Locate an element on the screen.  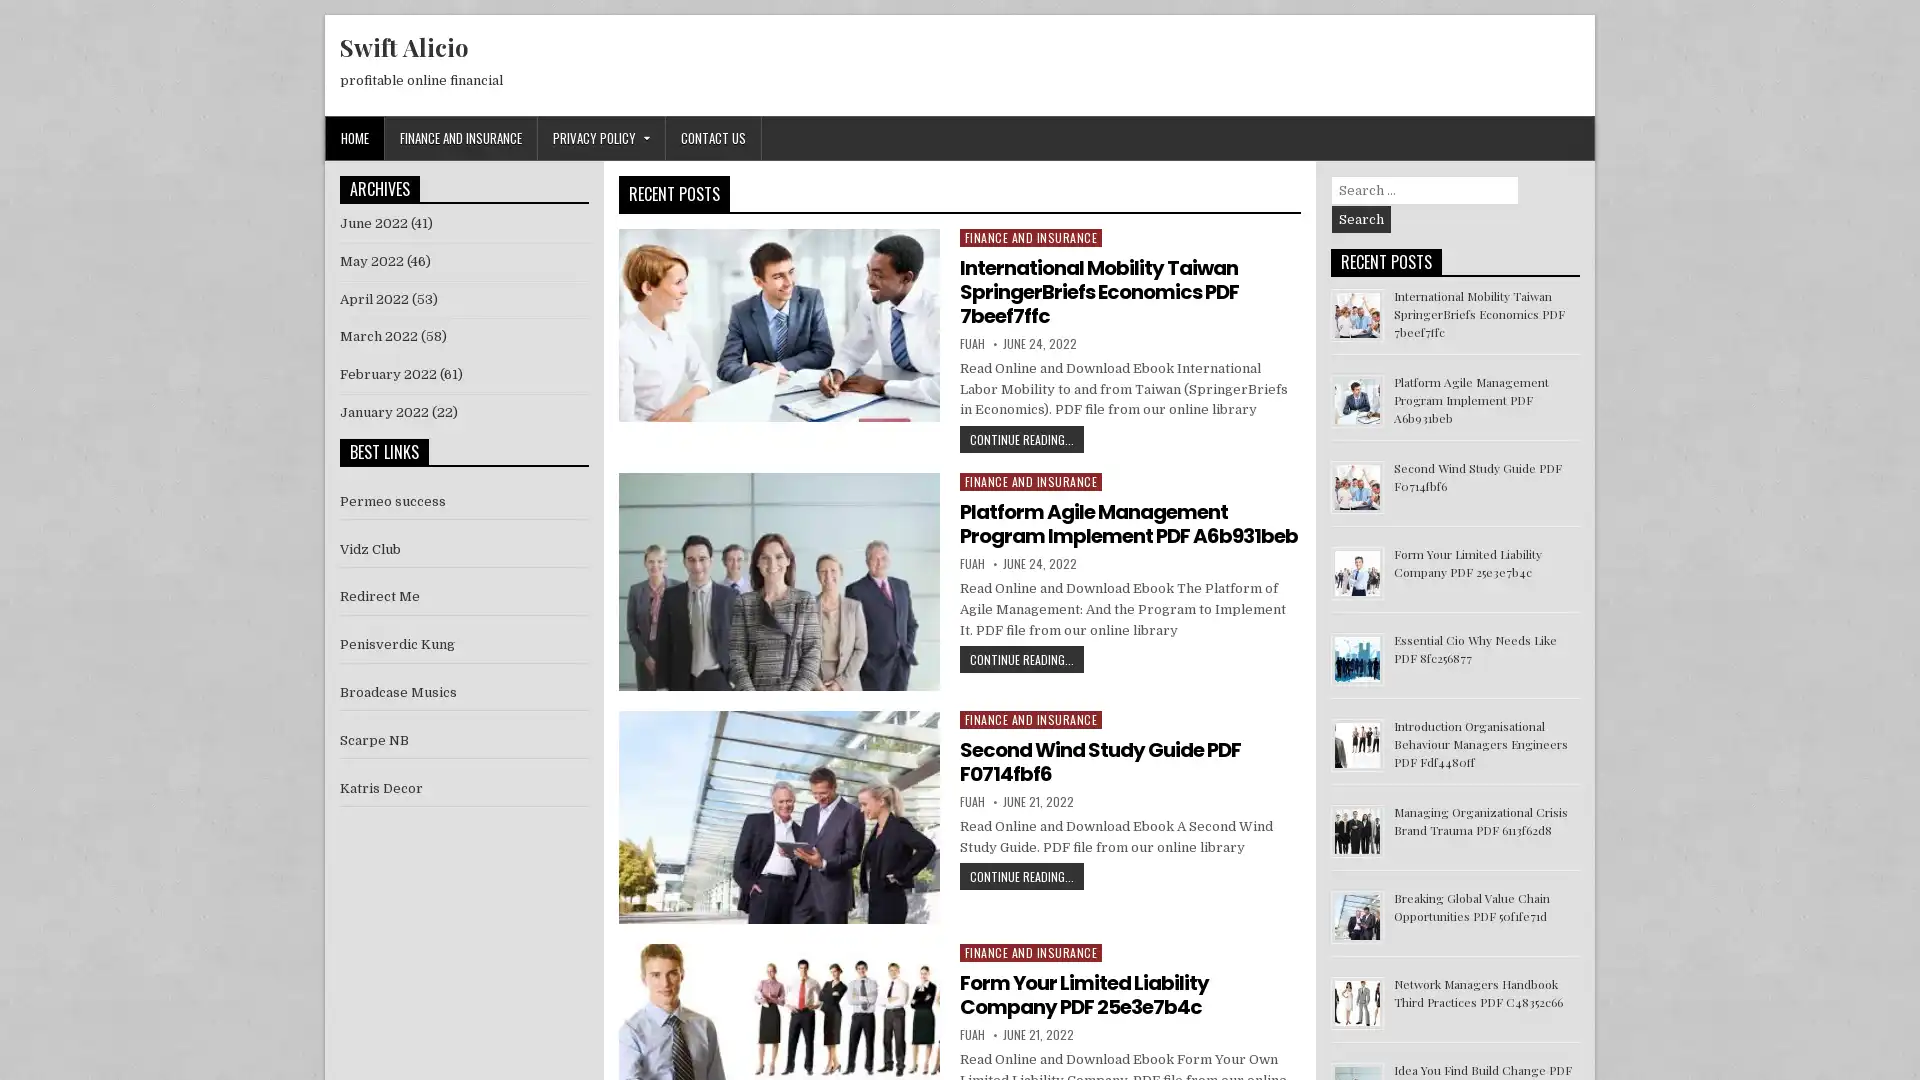
Search is located at coordinates (1360, 219).